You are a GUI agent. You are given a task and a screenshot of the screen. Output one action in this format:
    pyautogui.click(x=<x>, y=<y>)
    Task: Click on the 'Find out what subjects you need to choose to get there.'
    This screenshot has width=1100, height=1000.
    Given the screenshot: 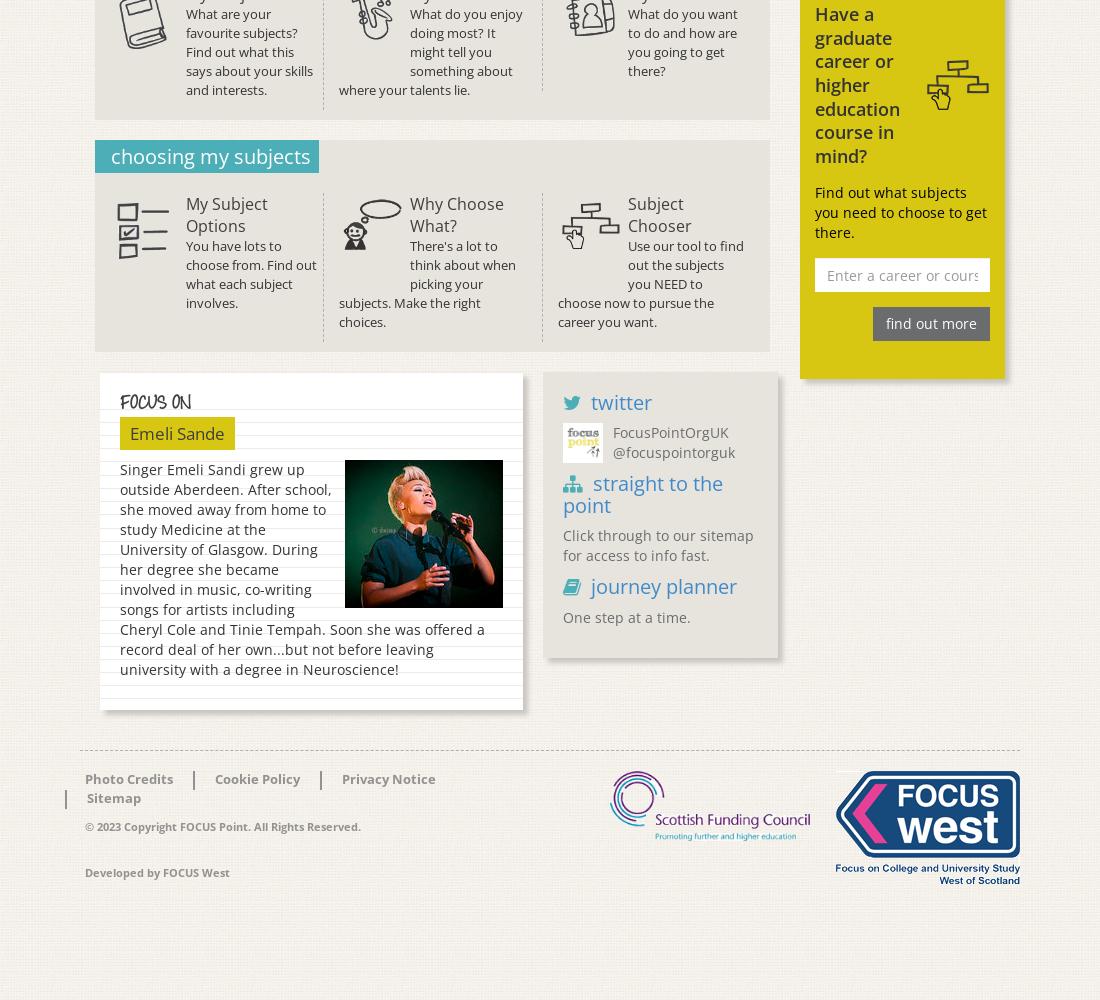 What is the action you would take?
    pyautogui.click(x=901, y=211)
    